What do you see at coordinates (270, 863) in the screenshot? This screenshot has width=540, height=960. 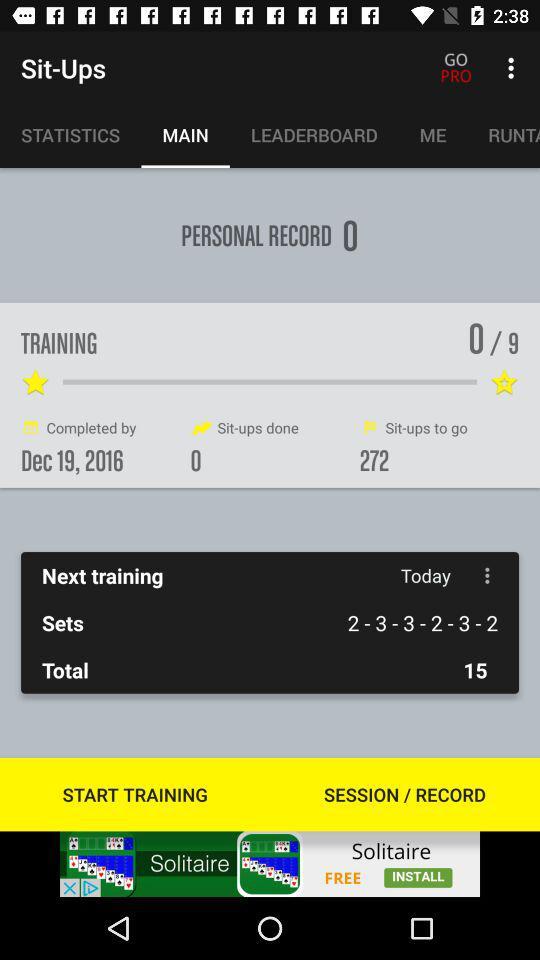 I see `install app` at bounding box center [270, 863].